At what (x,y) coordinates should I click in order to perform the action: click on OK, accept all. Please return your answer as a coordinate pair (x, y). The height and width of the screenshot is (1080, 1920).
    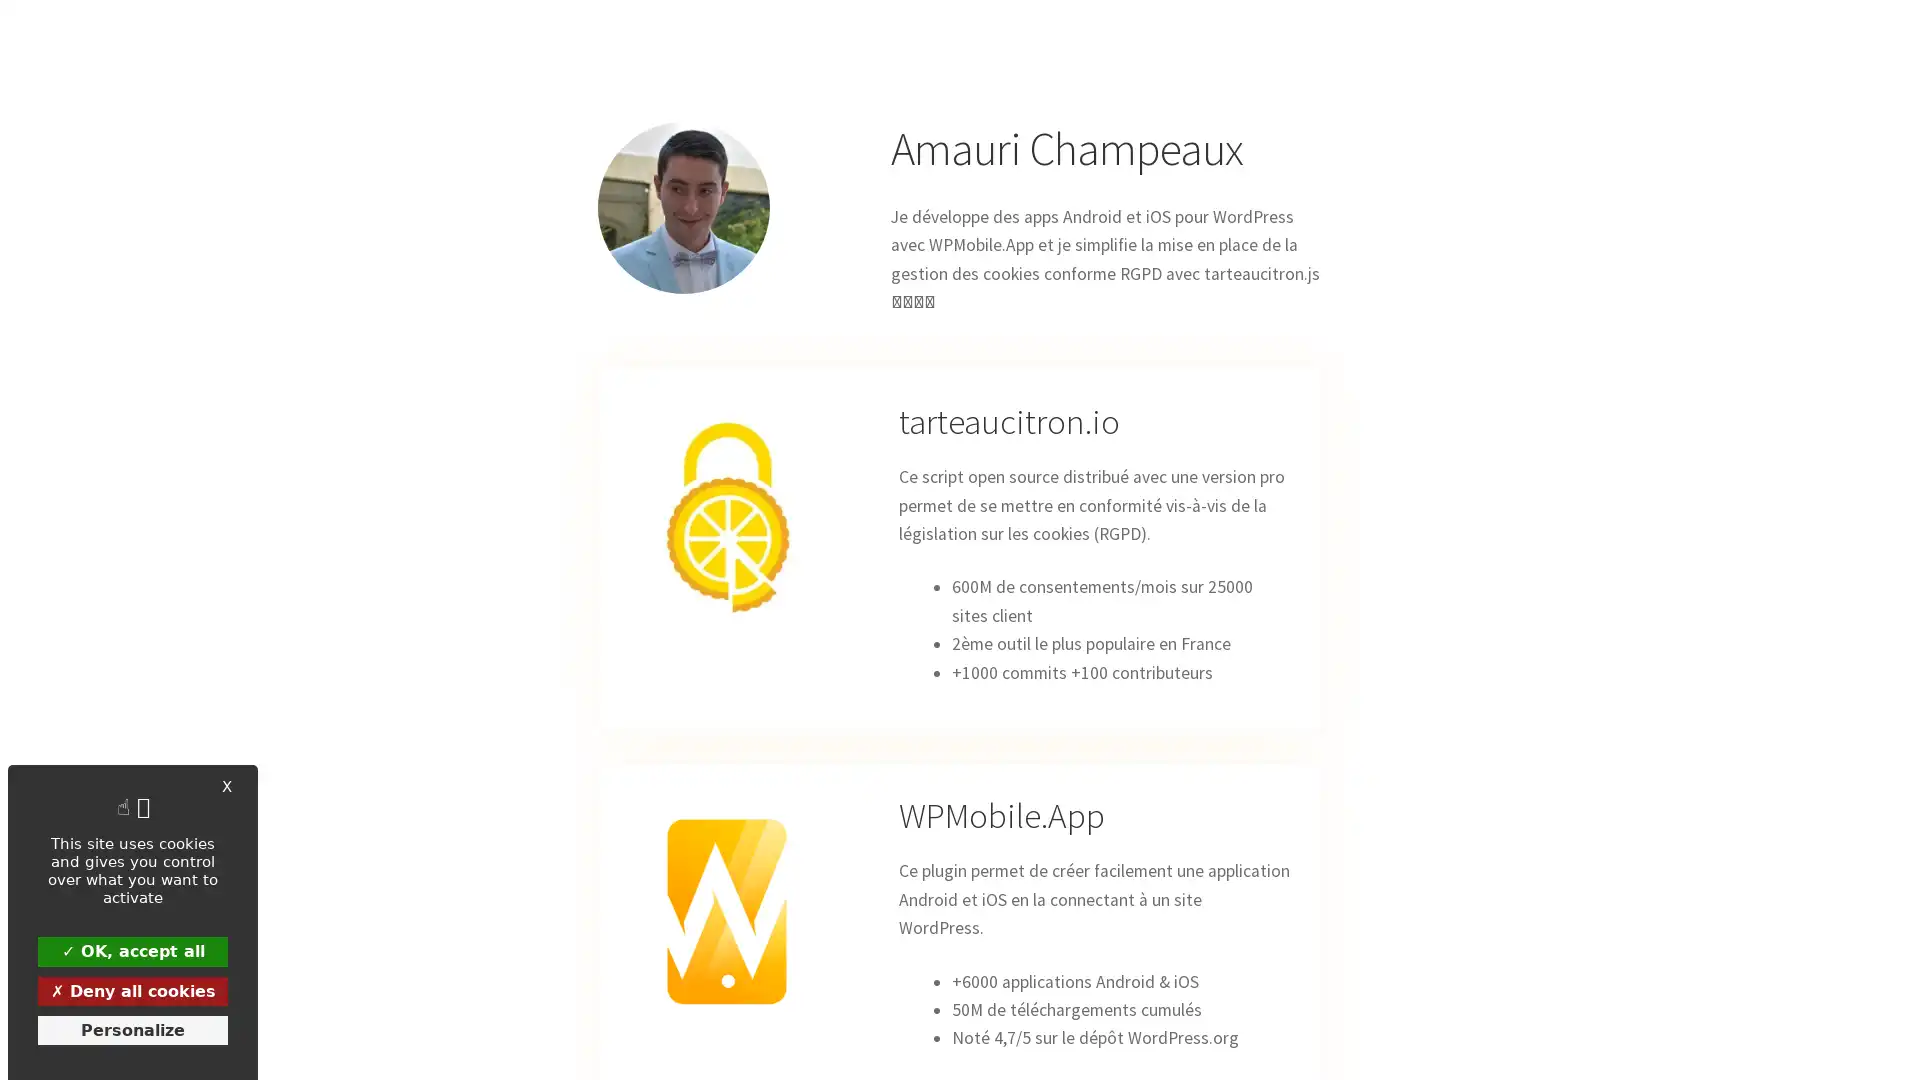
    Looking at the image, I should click on (132, 950).